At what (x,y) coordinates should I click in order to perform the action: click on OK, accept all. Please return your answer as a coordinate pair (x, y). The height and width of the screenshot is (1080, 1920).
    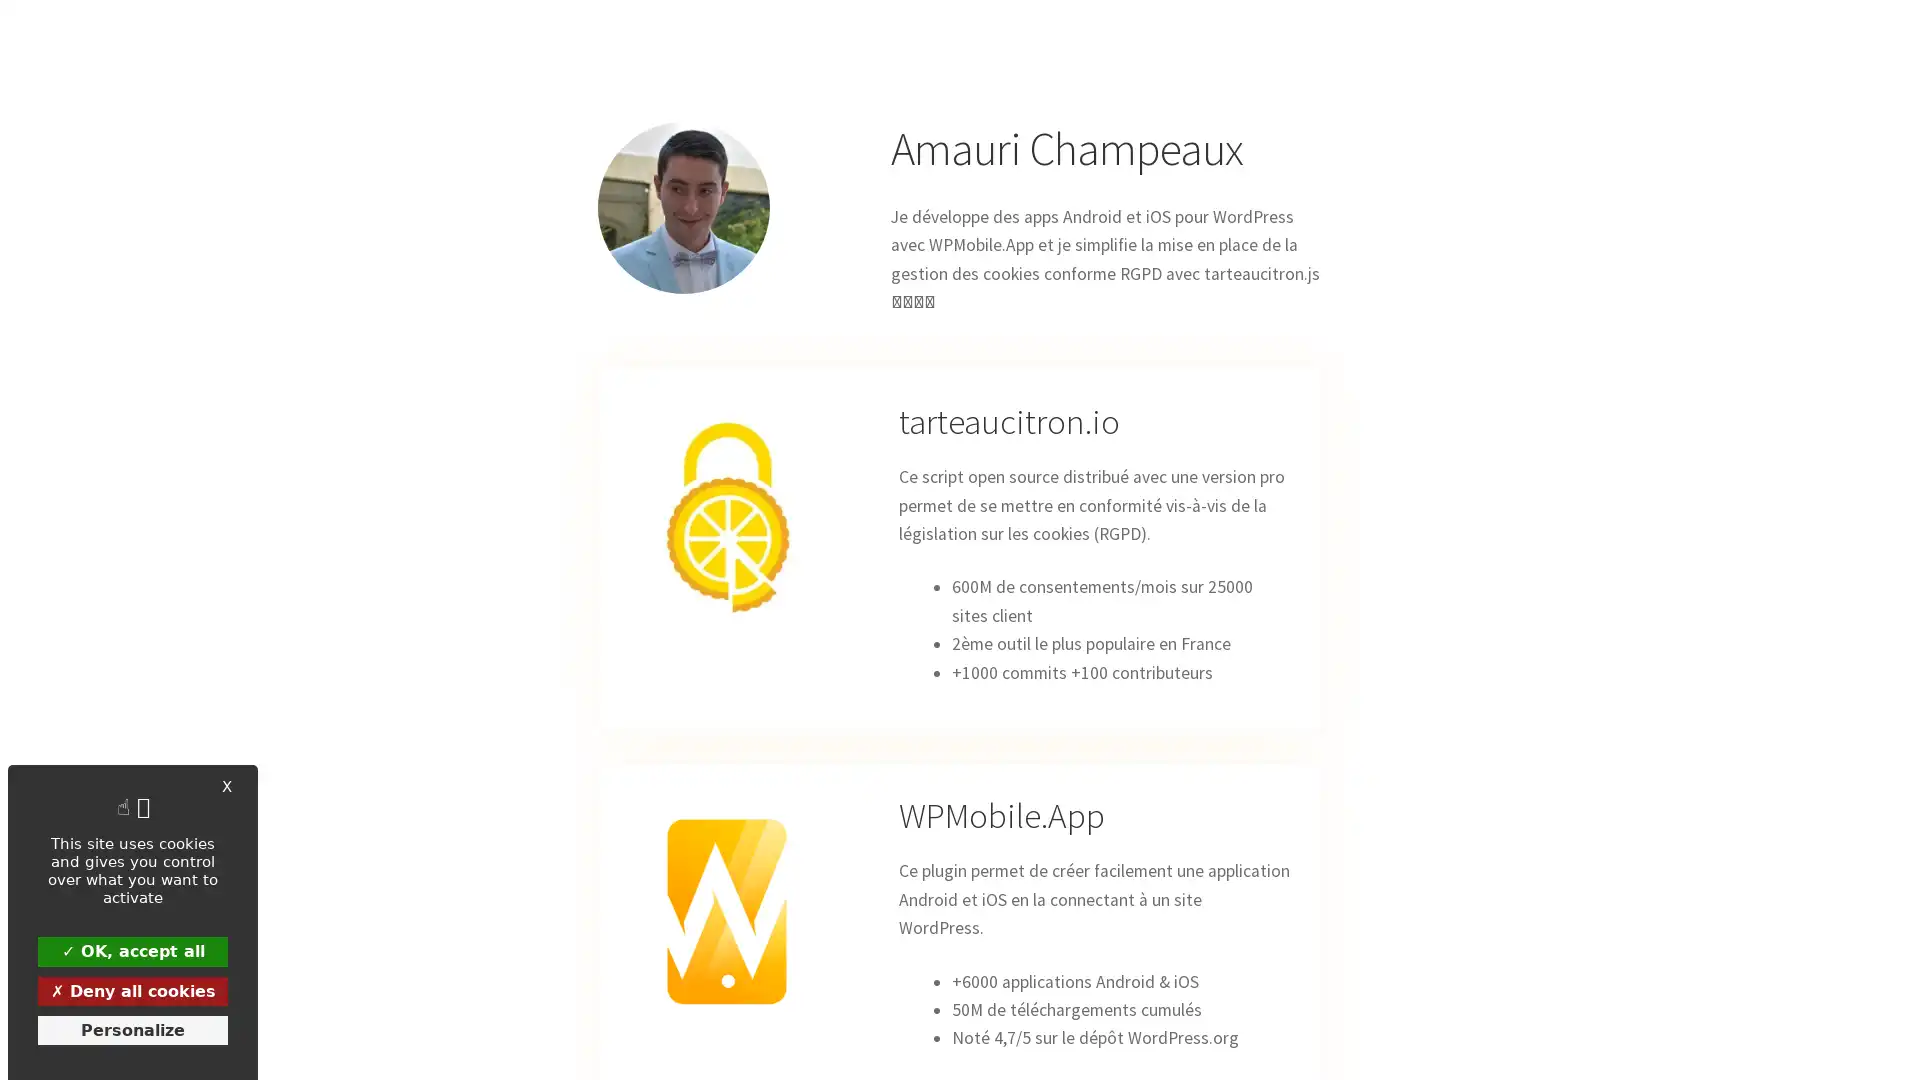
    Looking at the image, I should click on (132, 950).